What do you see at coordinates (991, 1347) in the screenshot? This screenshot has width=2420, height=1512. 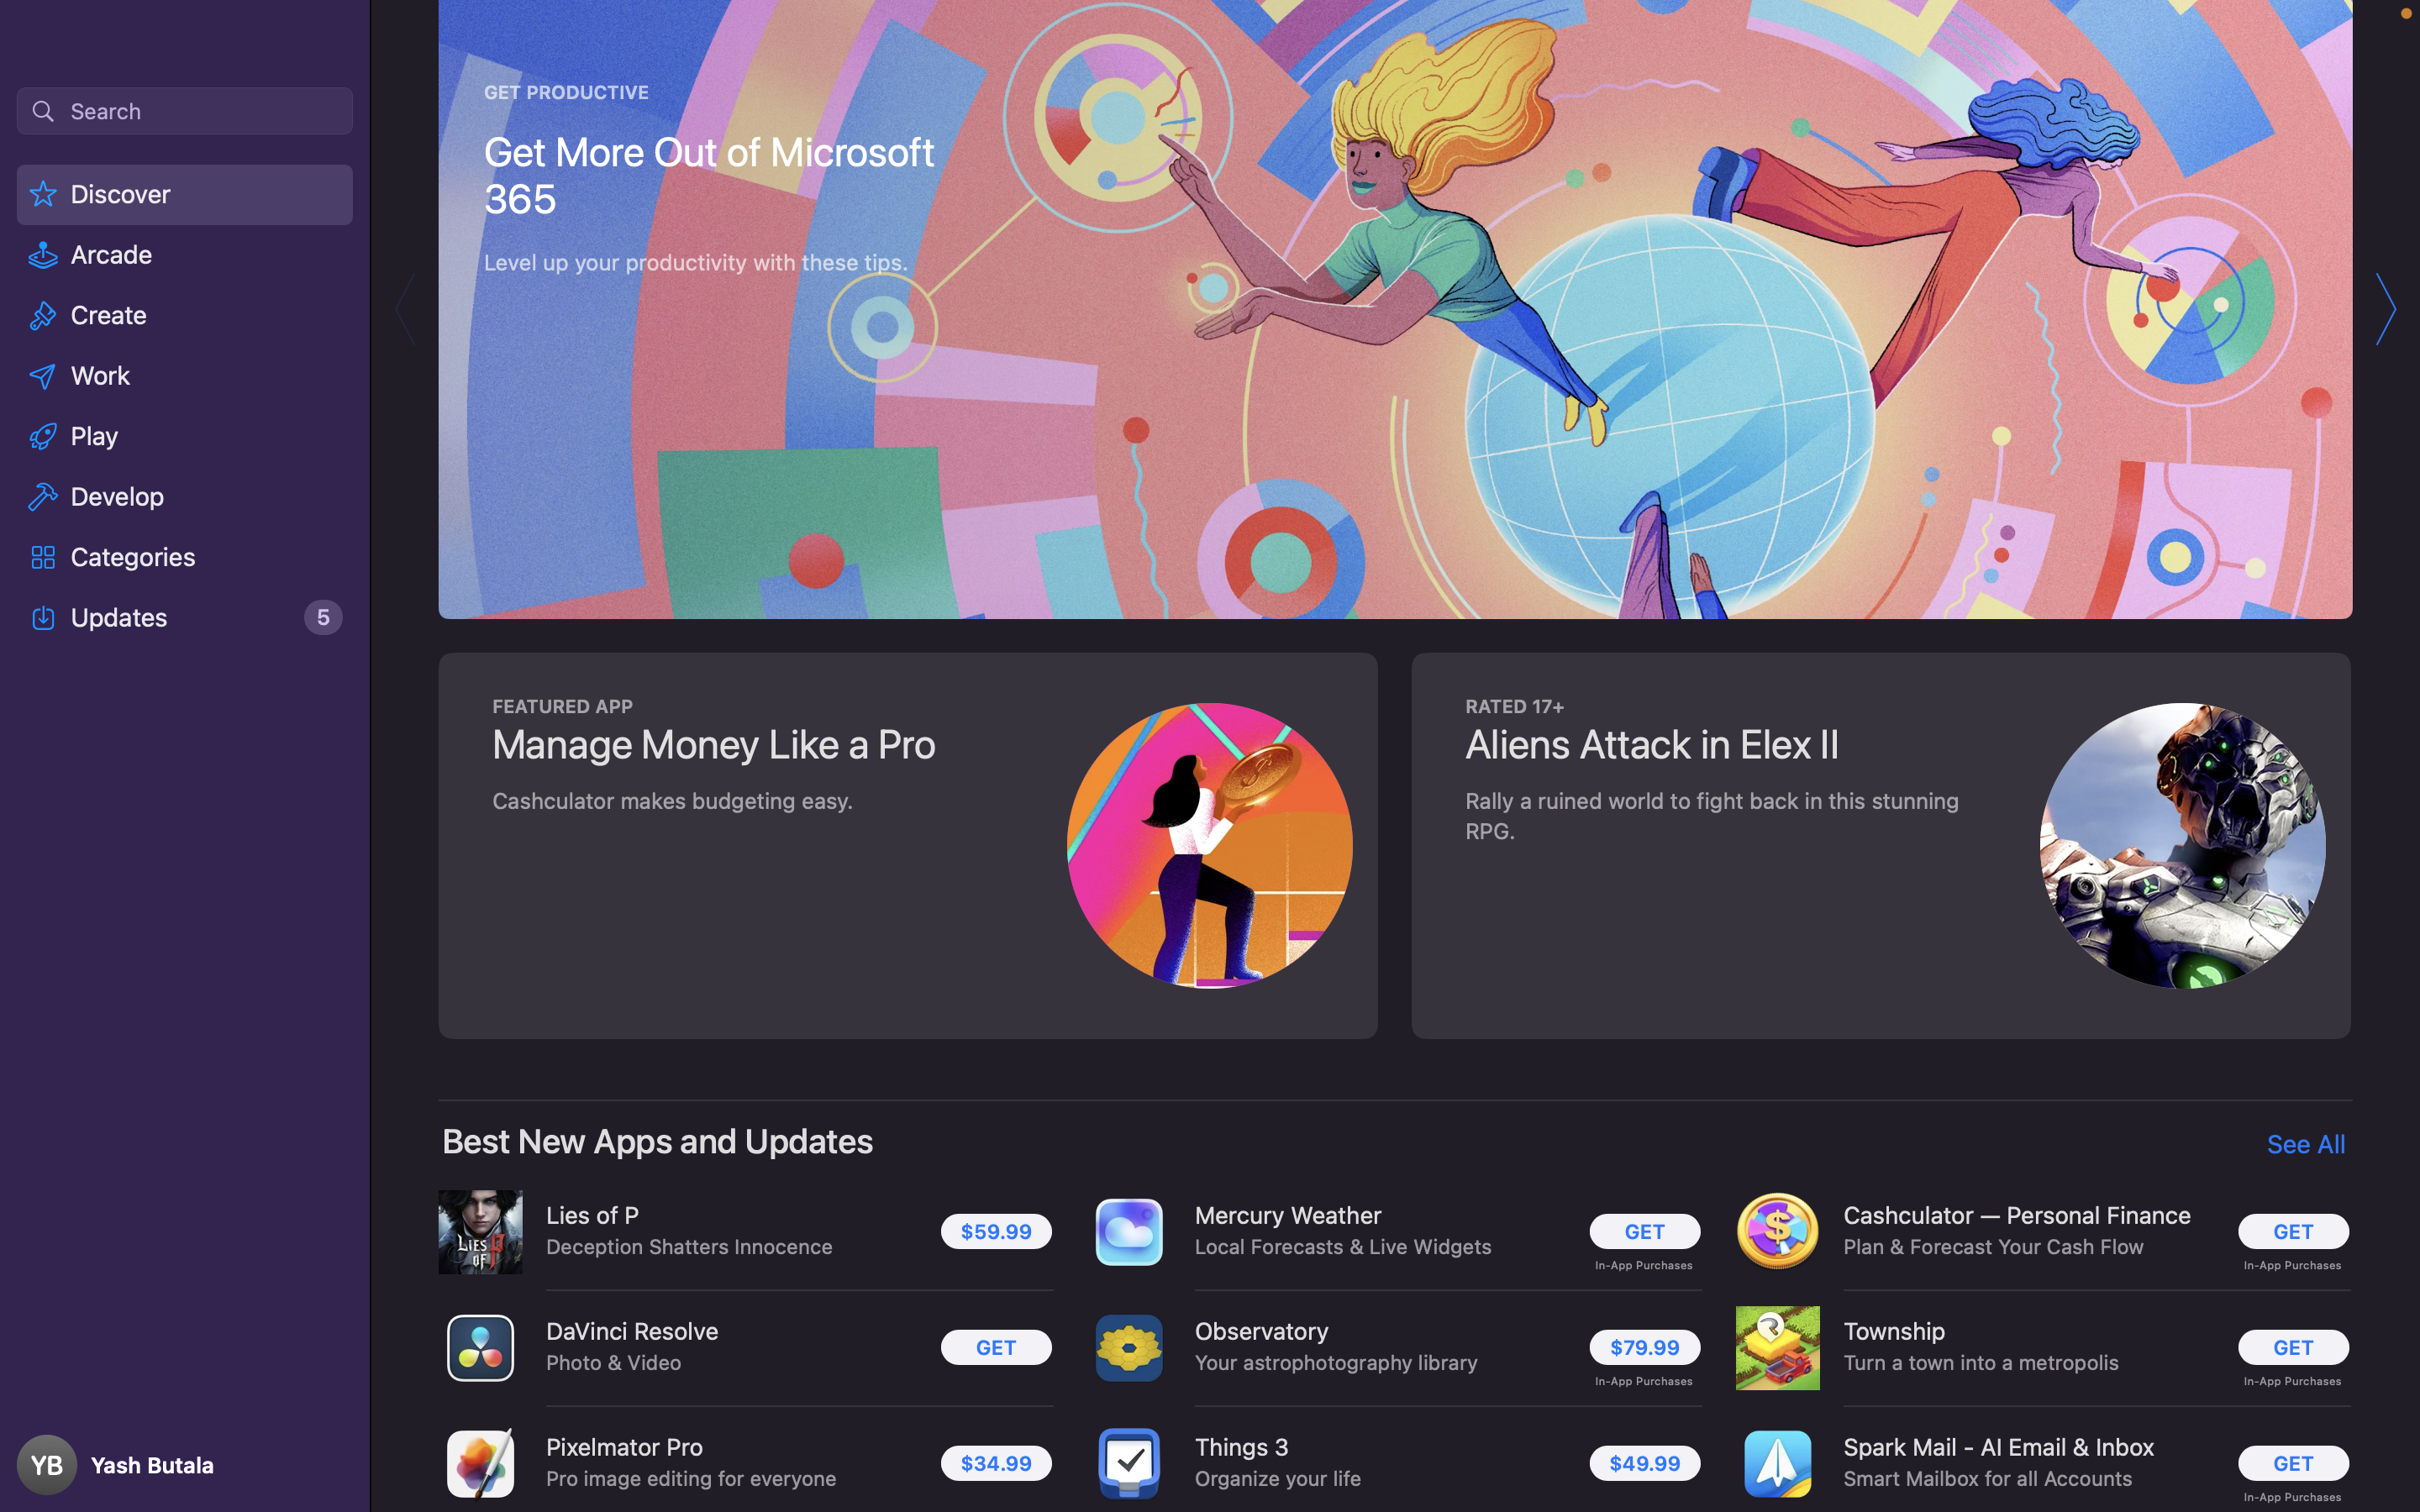 I see `the installation of the "DaVinci Resolve" application` at bounding box center [991, 1347].